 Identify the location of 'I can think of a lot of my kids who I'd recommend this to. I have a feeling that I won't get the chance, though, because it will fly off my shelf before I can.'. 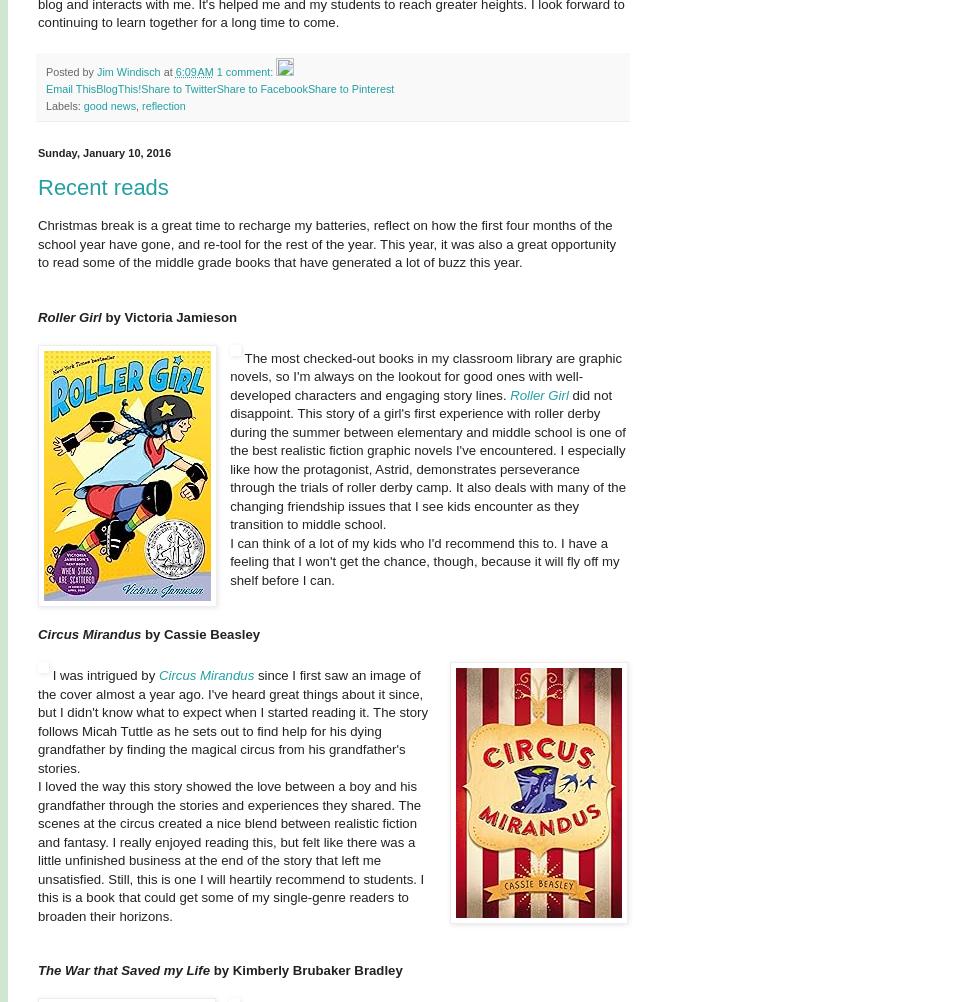
(228, 561).